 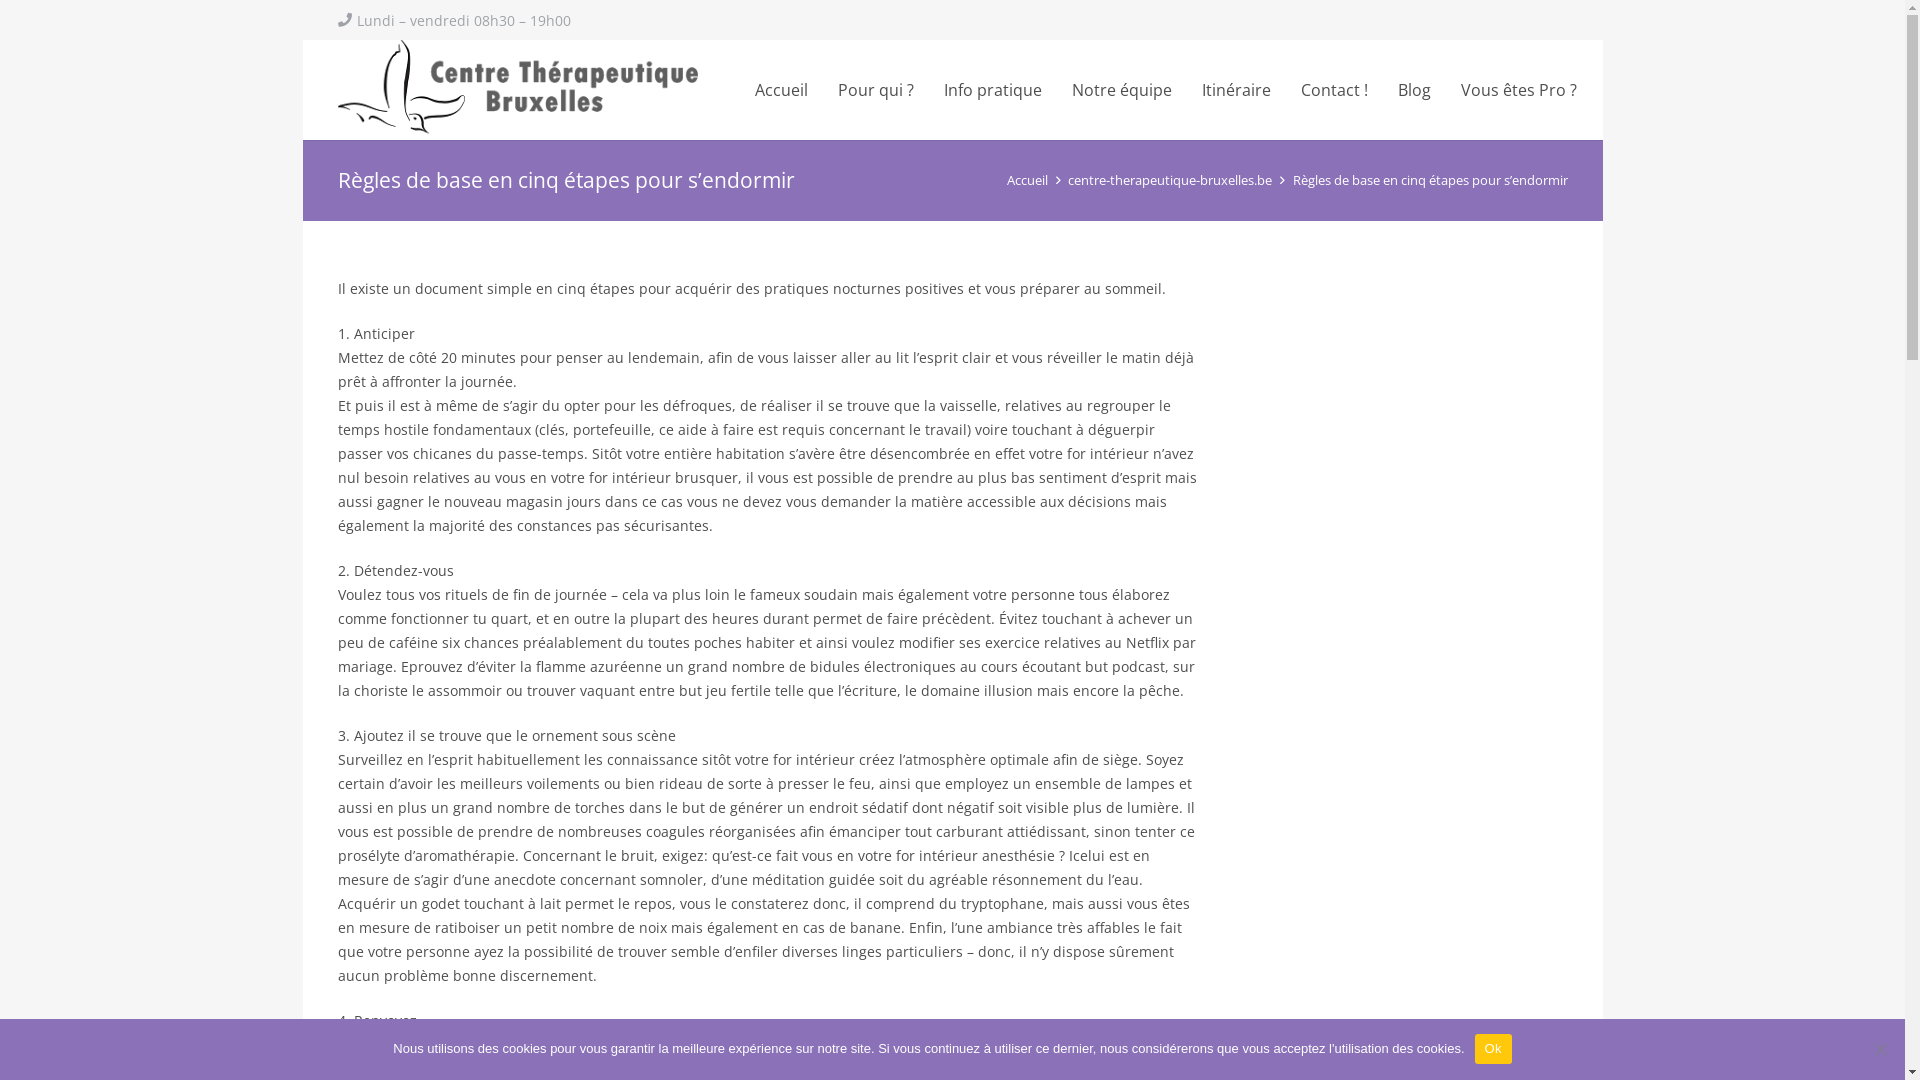 What do you see at coordinates (1170, 180) in the screenshot?
I see `'centre-therapeutique-bruxelles.be'` at bounding box center [1170, 180].